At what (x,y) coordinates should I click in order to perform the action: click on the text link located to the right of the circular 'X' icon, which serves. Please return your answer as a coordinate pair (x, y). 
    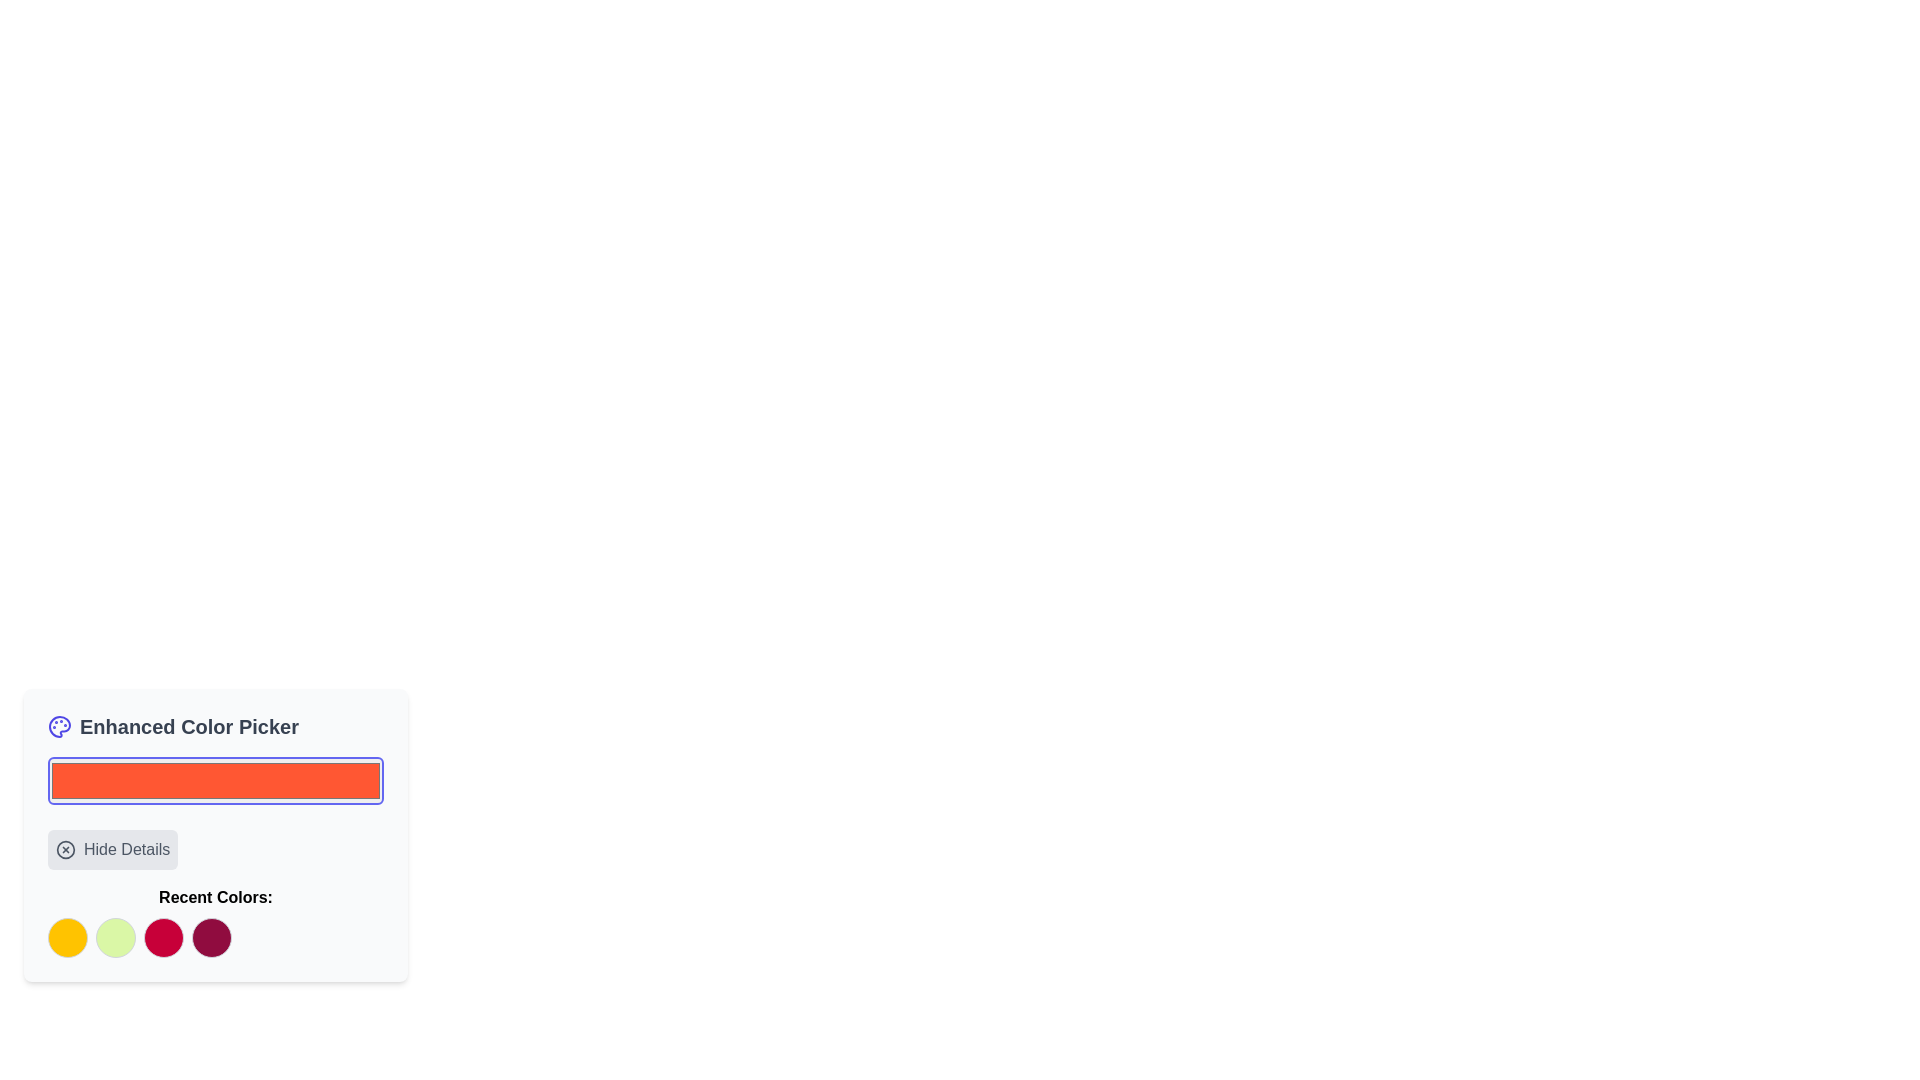
    Looking at the image, I should click on (125, 849).